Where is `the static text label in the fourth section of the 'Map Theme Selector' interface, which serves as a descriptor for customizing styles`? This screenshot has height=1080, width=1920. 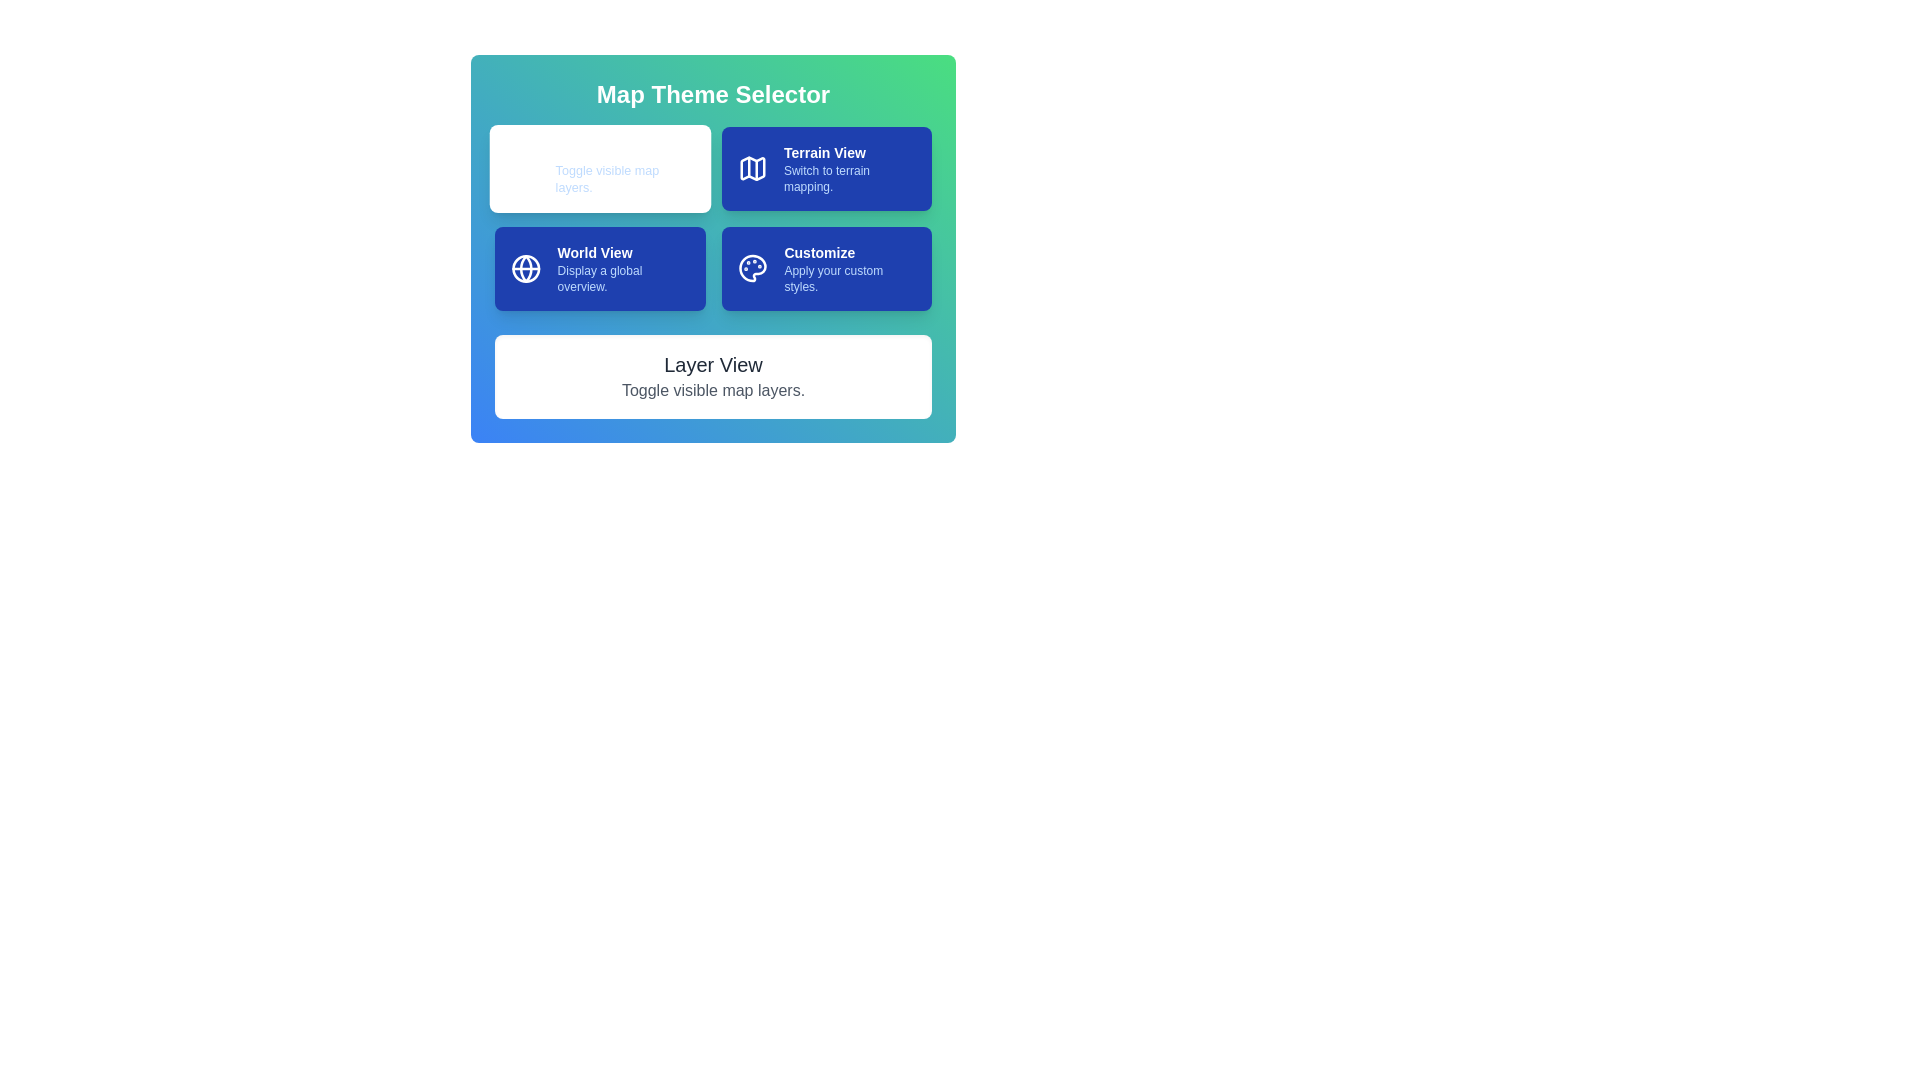 the static text label in the fourth section of the 'Map Theme Selector' interface, which serves as a descriptor for customizing styles is located at coordinates (850, 252).